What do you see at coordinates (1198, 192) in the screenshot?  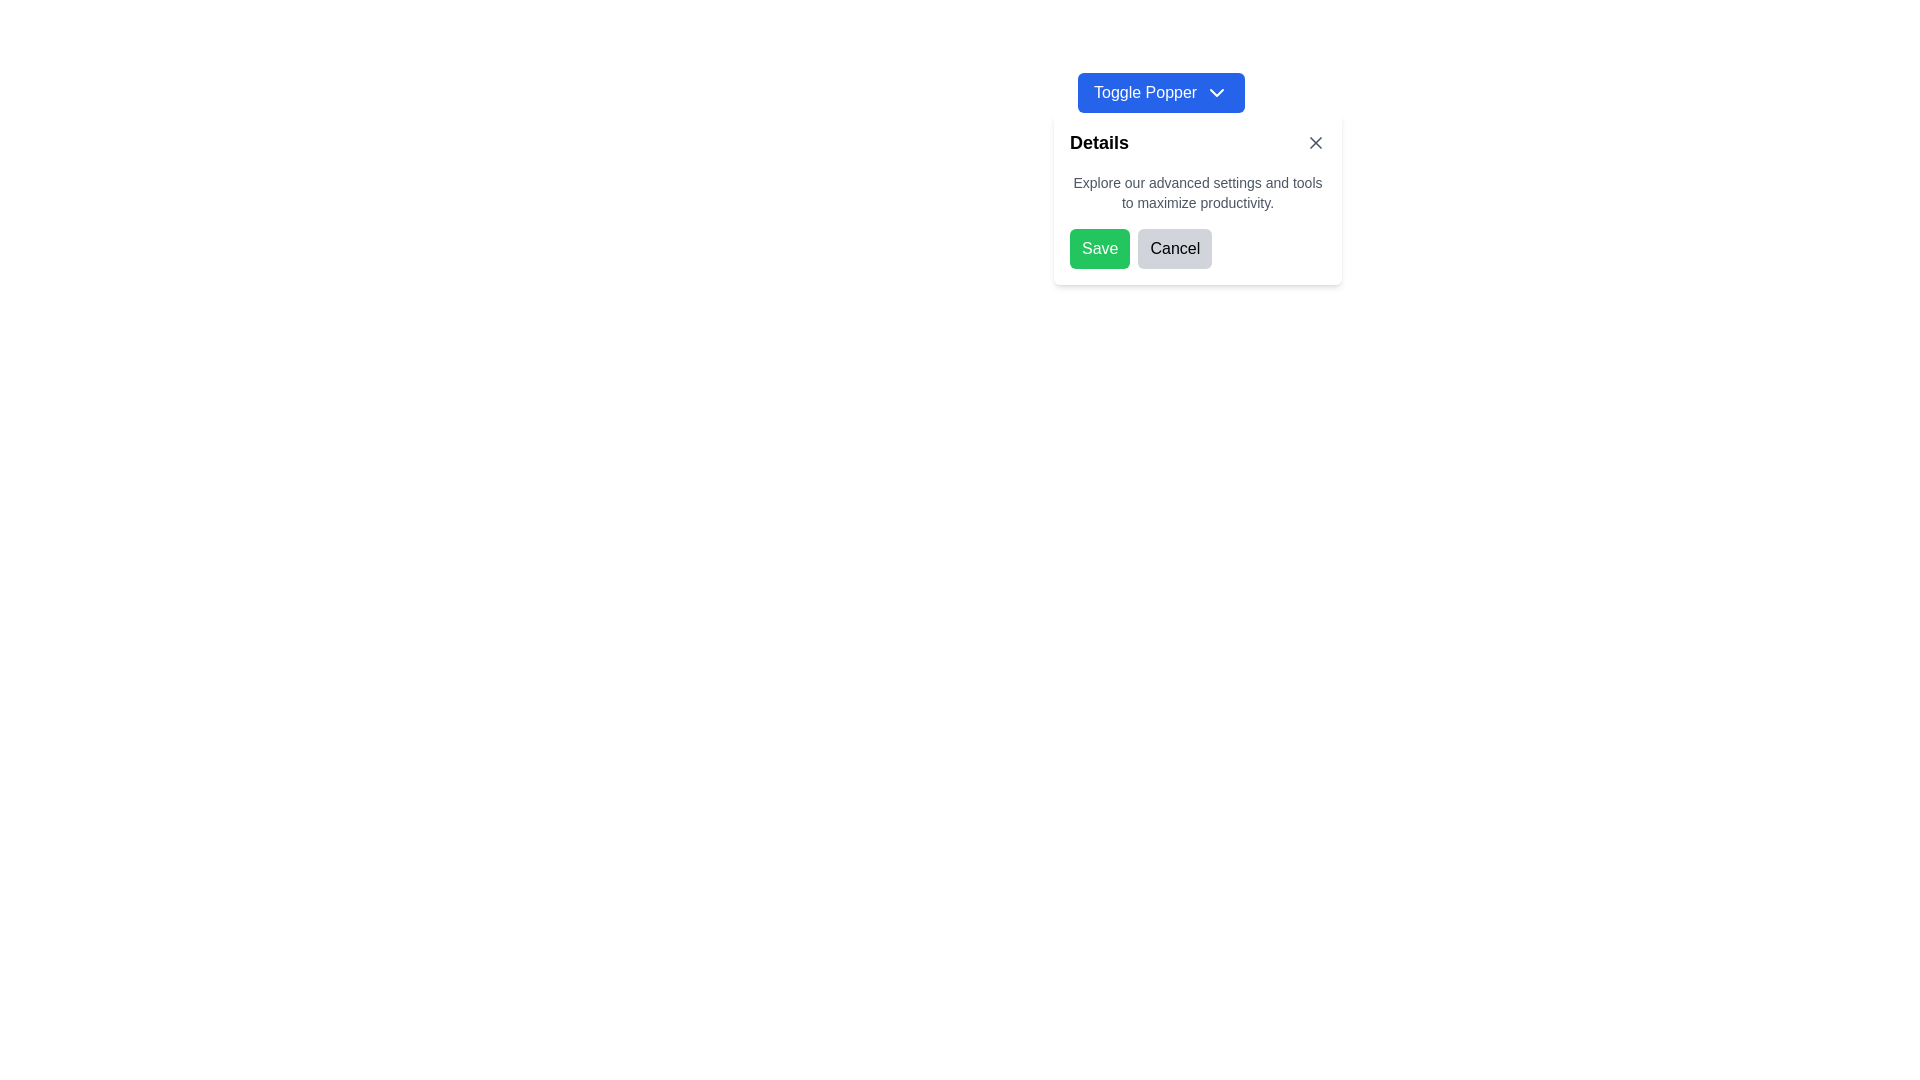 I see `the Text Label that provides additional context or instructions about the purpose of the settings, located below the 'Details' header and above the 'Save' and 'Cancel' buttons` at bounding box center [1198, 192].